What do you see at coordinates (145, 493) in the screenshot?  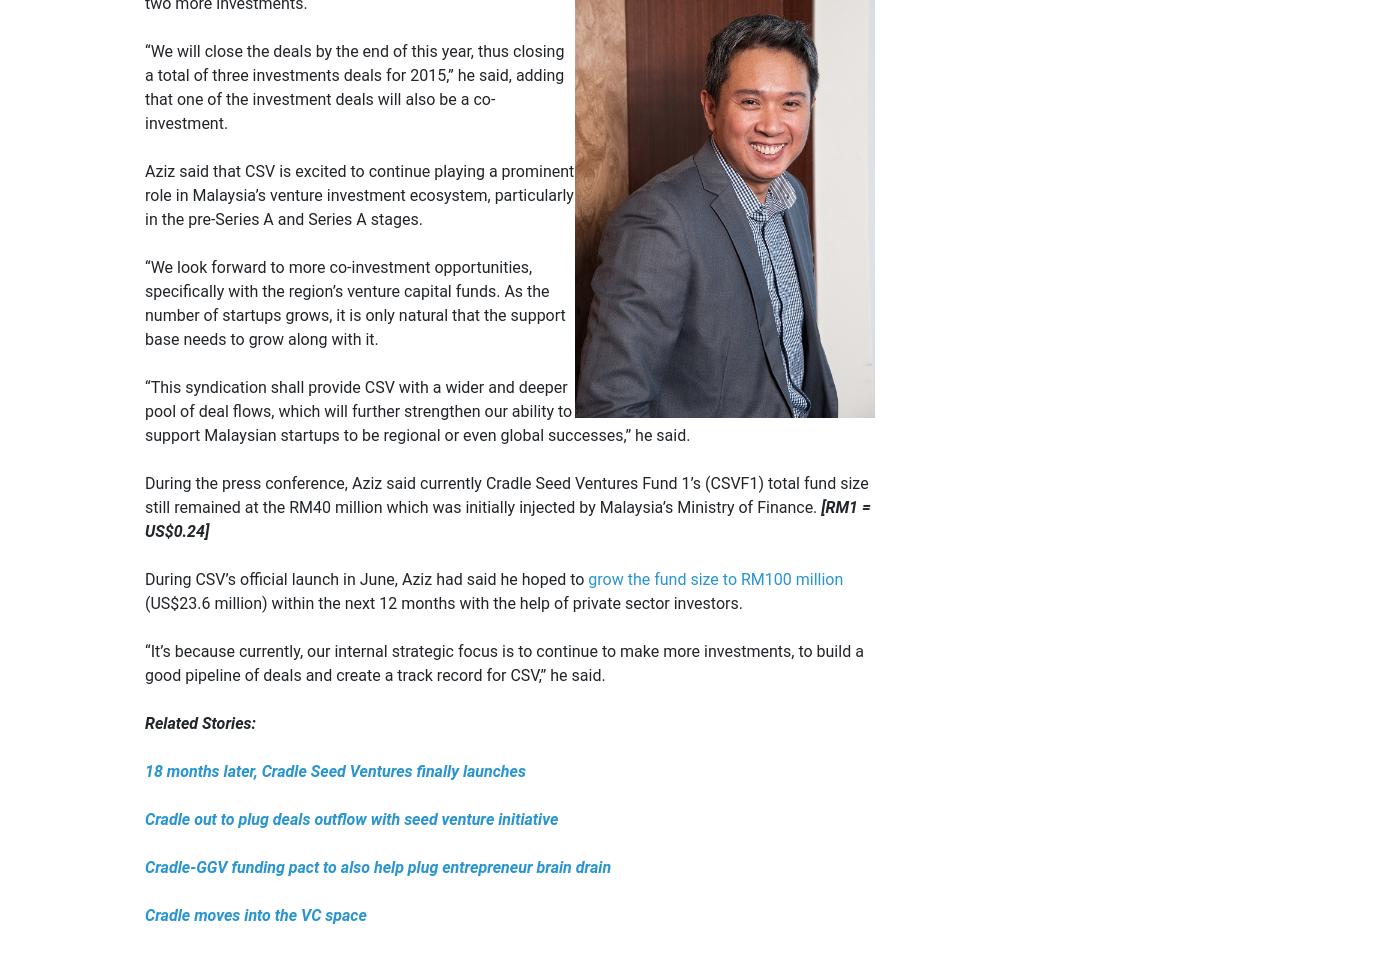 I see `'During the press conference, Aziz said currently Cradle Seed Ventures Fund 1’s (CSVF1) total fund size still remained at the RM40 million which was initially injected by Malaysia’s Ministry of Finance.'` at bounding box center [145, 493].